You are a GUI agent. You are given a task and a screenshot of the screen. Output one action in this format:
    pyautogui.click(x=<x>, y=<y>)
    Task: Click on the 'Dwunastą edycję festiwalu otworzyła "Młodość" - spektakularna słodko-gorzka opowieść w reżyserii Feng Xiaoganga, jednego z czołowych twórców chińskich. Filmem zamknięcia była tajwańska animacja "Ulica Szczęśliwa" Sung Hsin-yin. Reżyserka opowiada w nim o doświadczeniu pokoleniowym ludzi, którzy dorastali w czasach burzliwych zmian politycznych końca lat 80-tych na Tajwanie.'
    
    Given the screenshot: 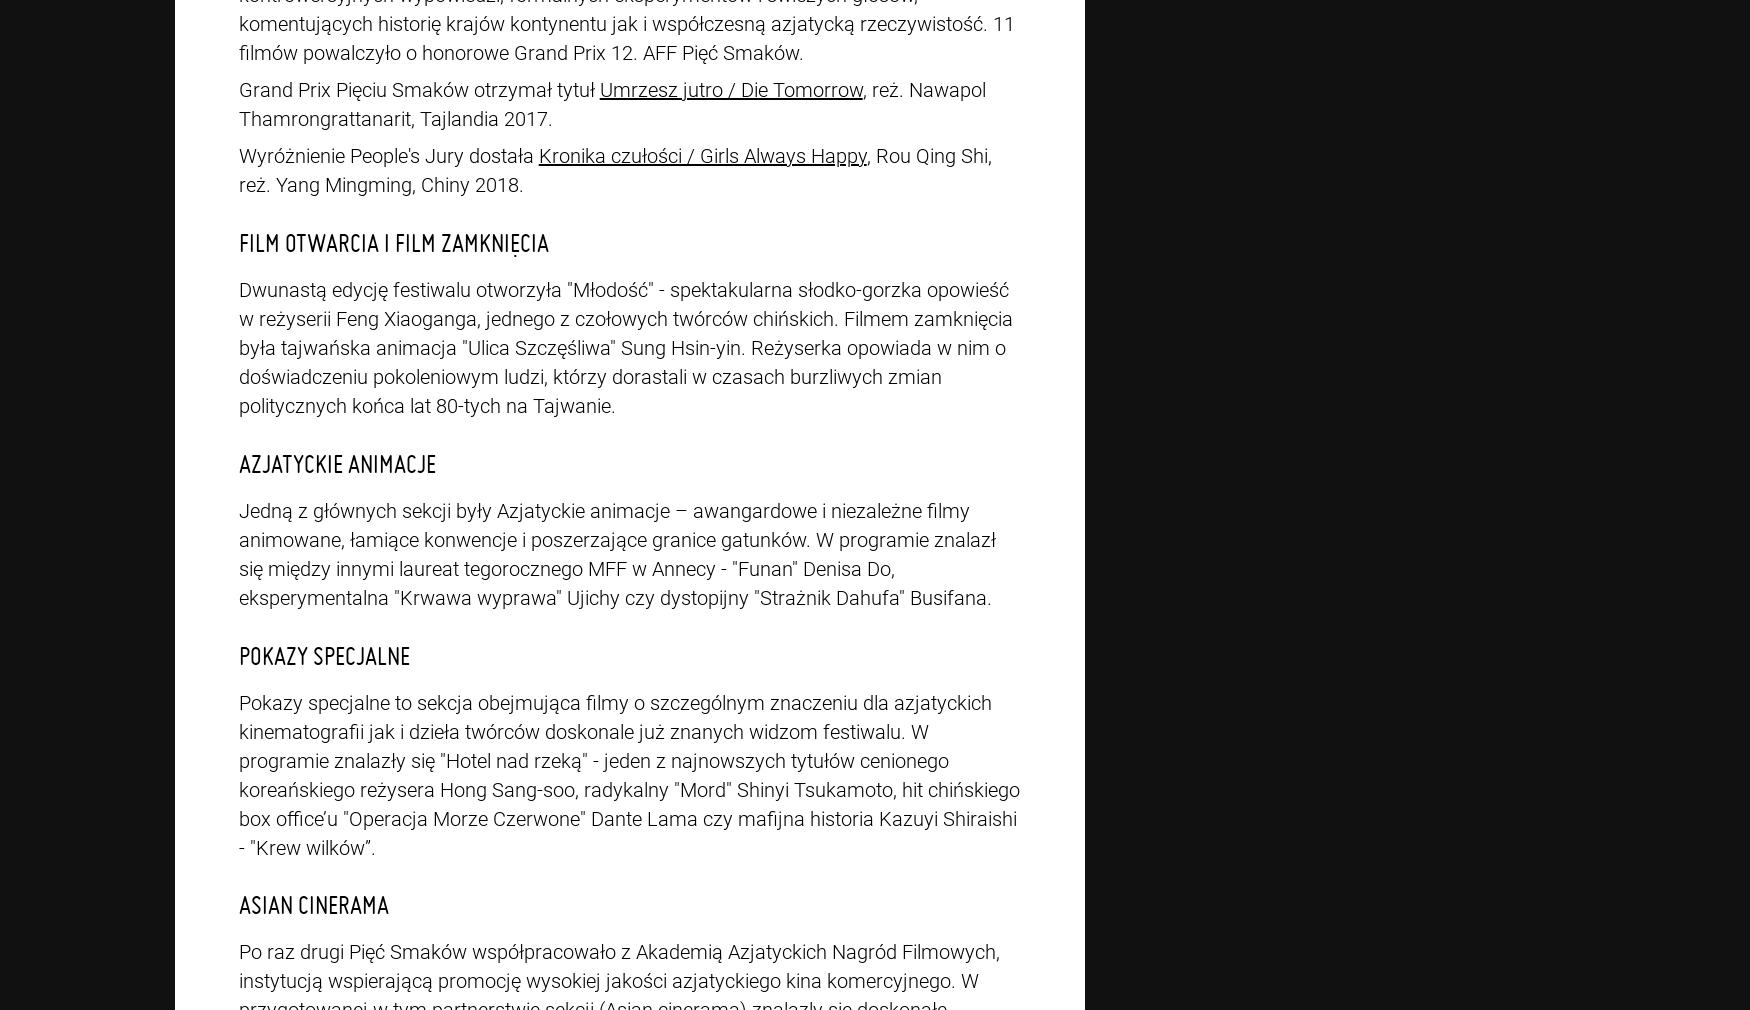 What is the action you would take?
    pyautogui.click(x=624, y=348)
    